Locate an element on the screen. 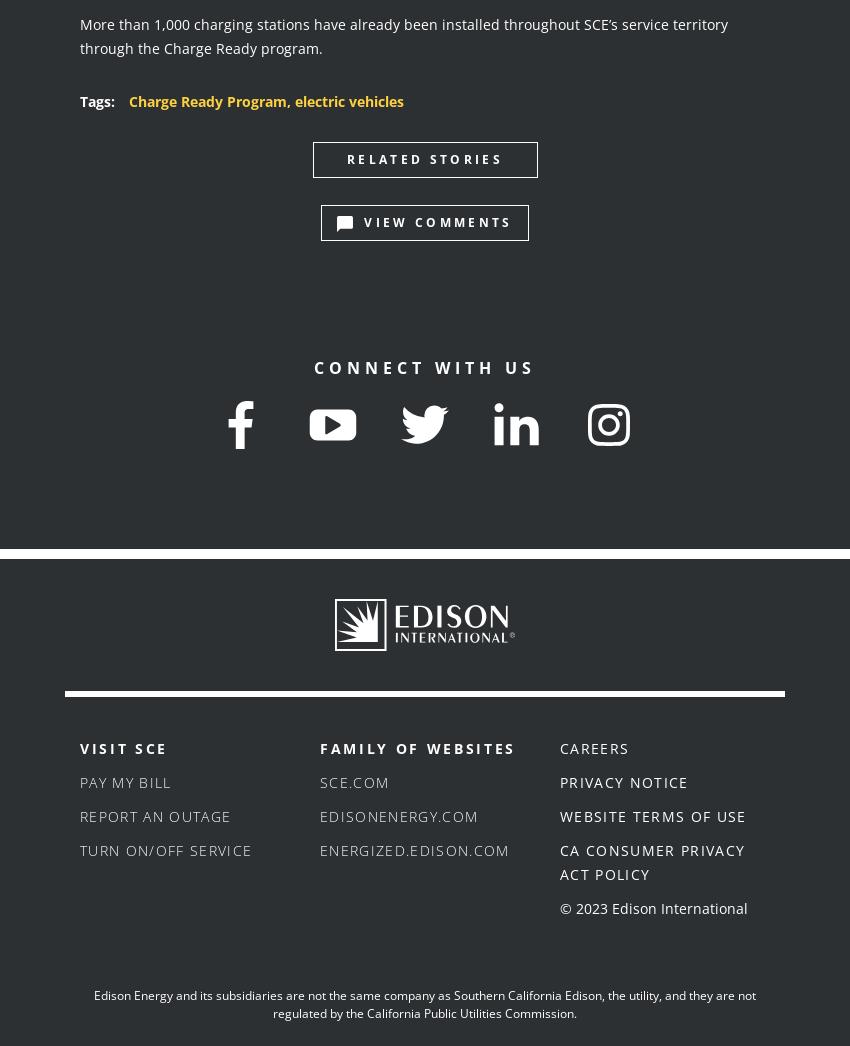 The image size is (850, 1046). 'energized.edison.com' is located at coordinates (320, 849).